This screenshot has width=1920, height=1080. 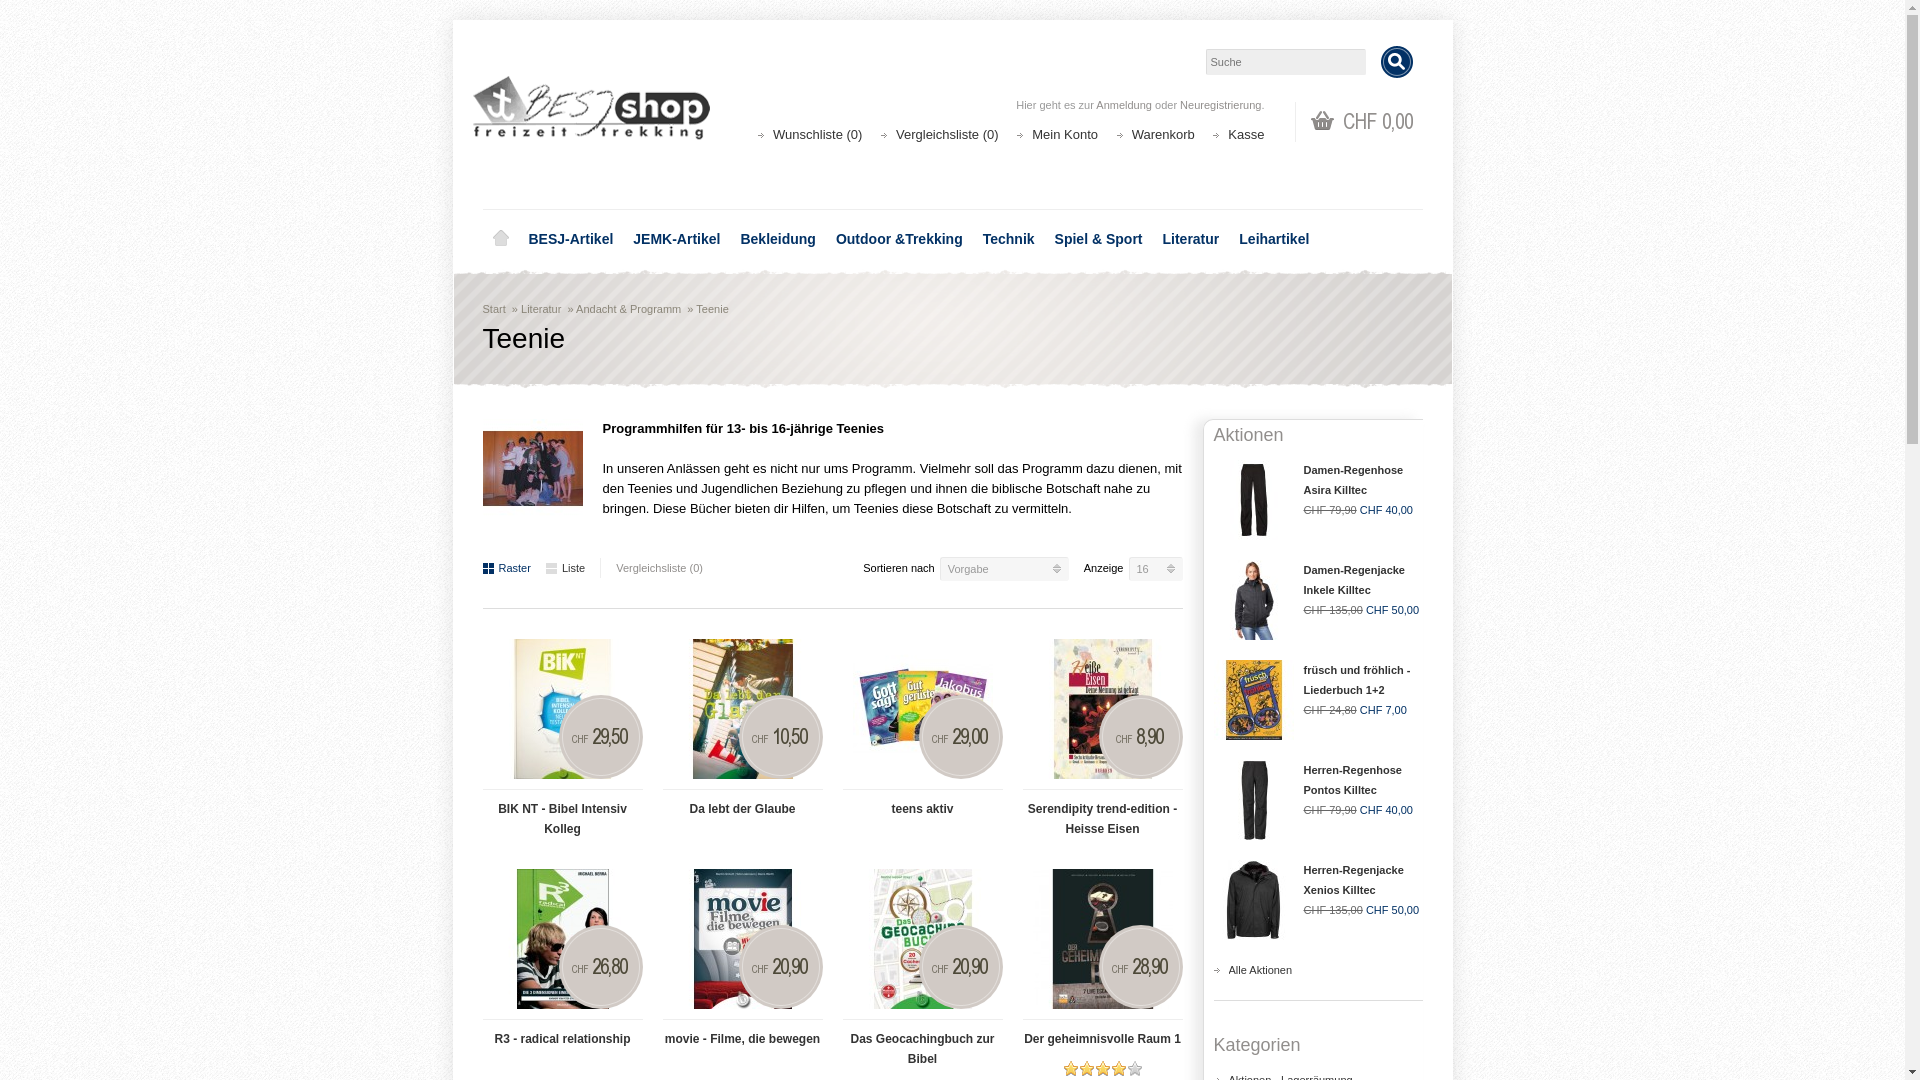 I want to click on 'JEMK-Artikel', so click(x=622, y=238).